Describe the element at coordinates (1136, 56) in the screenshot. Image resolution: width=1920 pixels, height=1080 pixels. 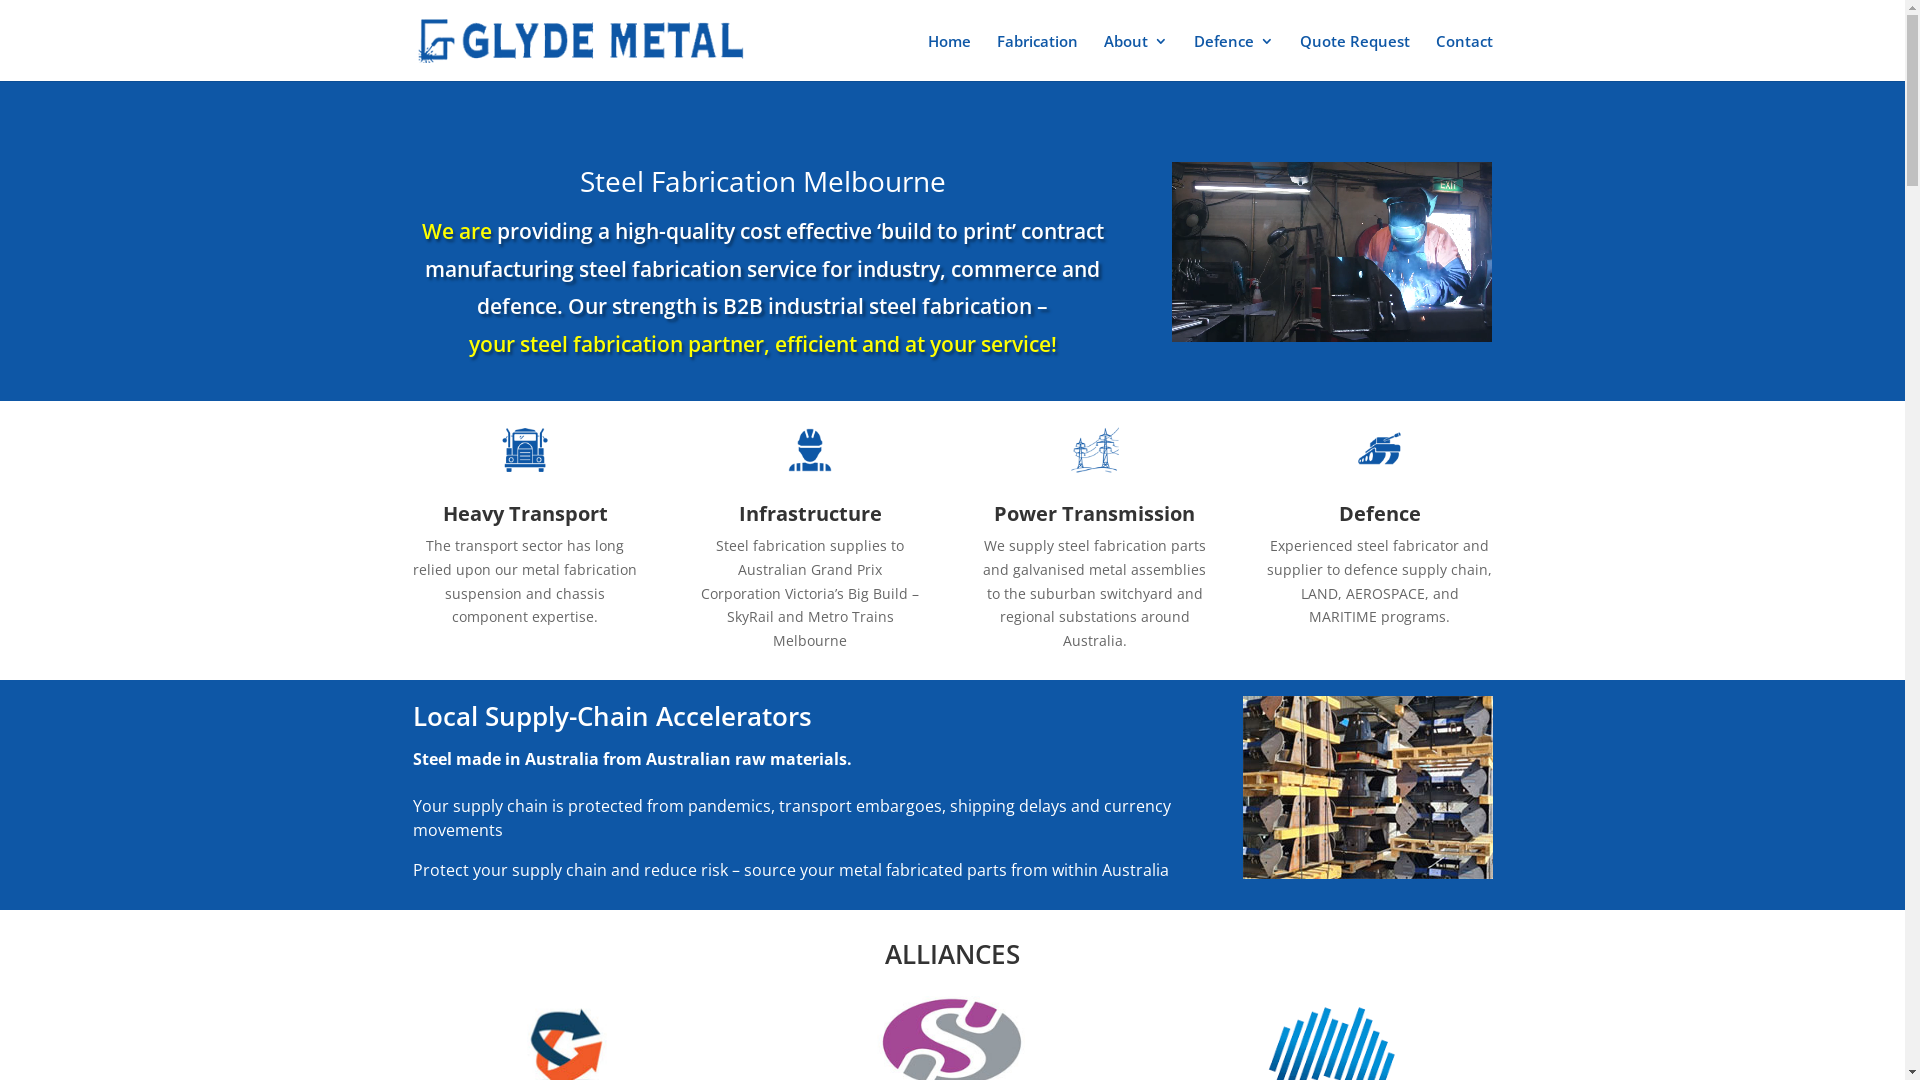
I see `'About'` at that location.